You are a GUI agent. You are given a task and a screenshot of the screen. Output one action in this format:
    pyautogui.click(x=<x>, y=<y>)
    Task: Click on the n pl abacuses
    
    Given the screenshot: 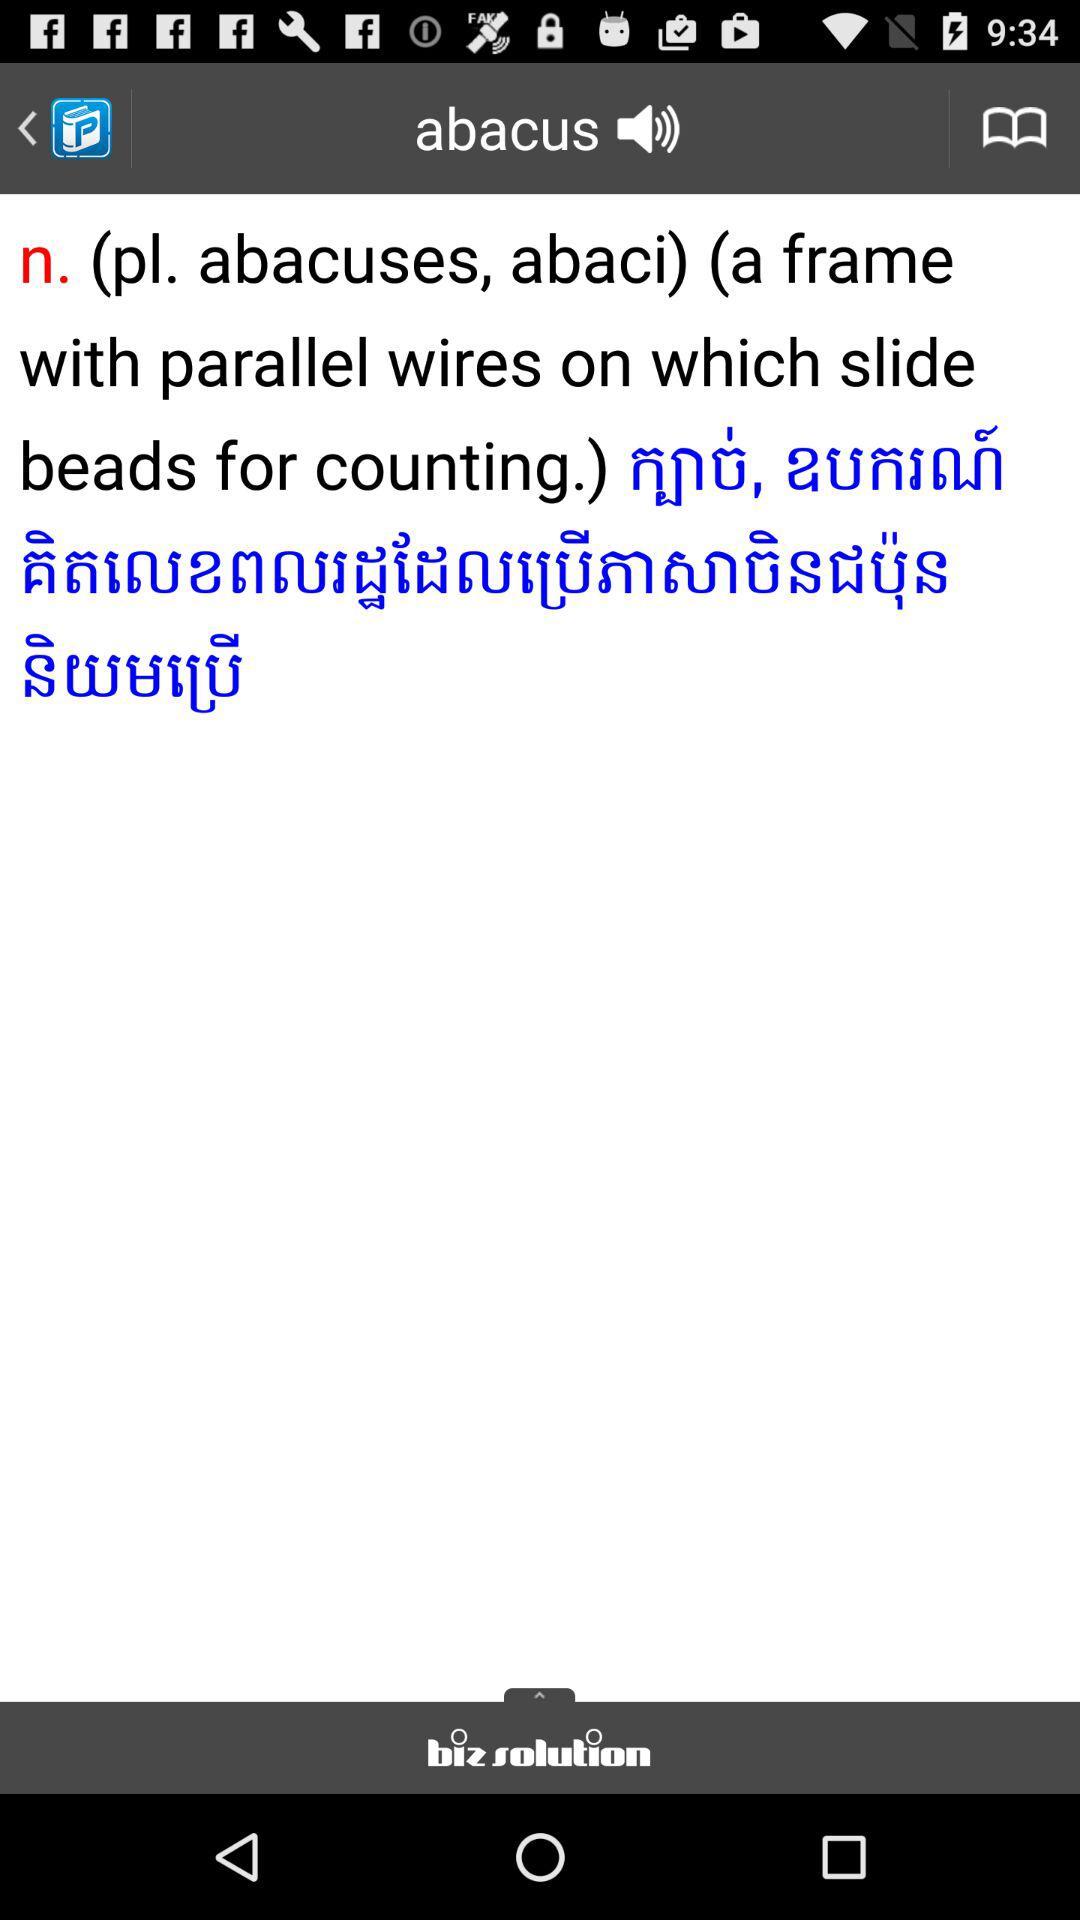 What is the action you would take?
    pyautogui.click(x=540, y=940)
    